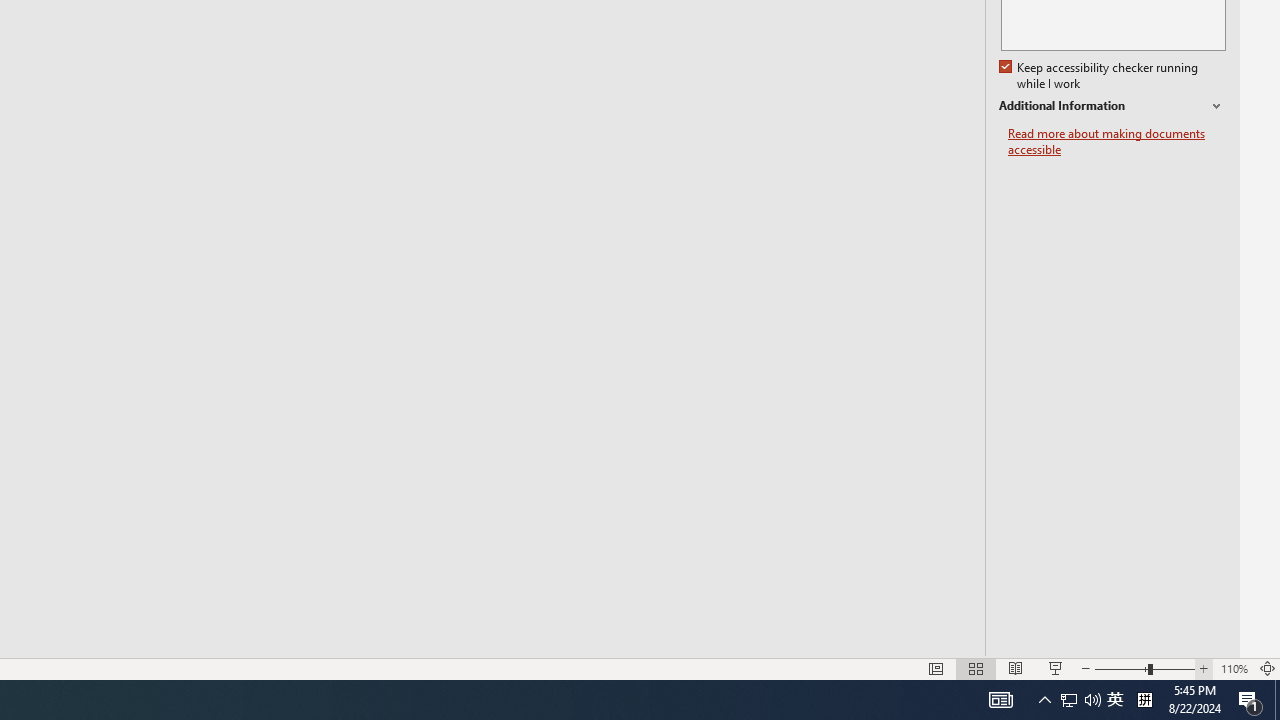 This screenshot has width=1280, height=720. I want to click on 'Zoom 110%', so click(1233, 669).